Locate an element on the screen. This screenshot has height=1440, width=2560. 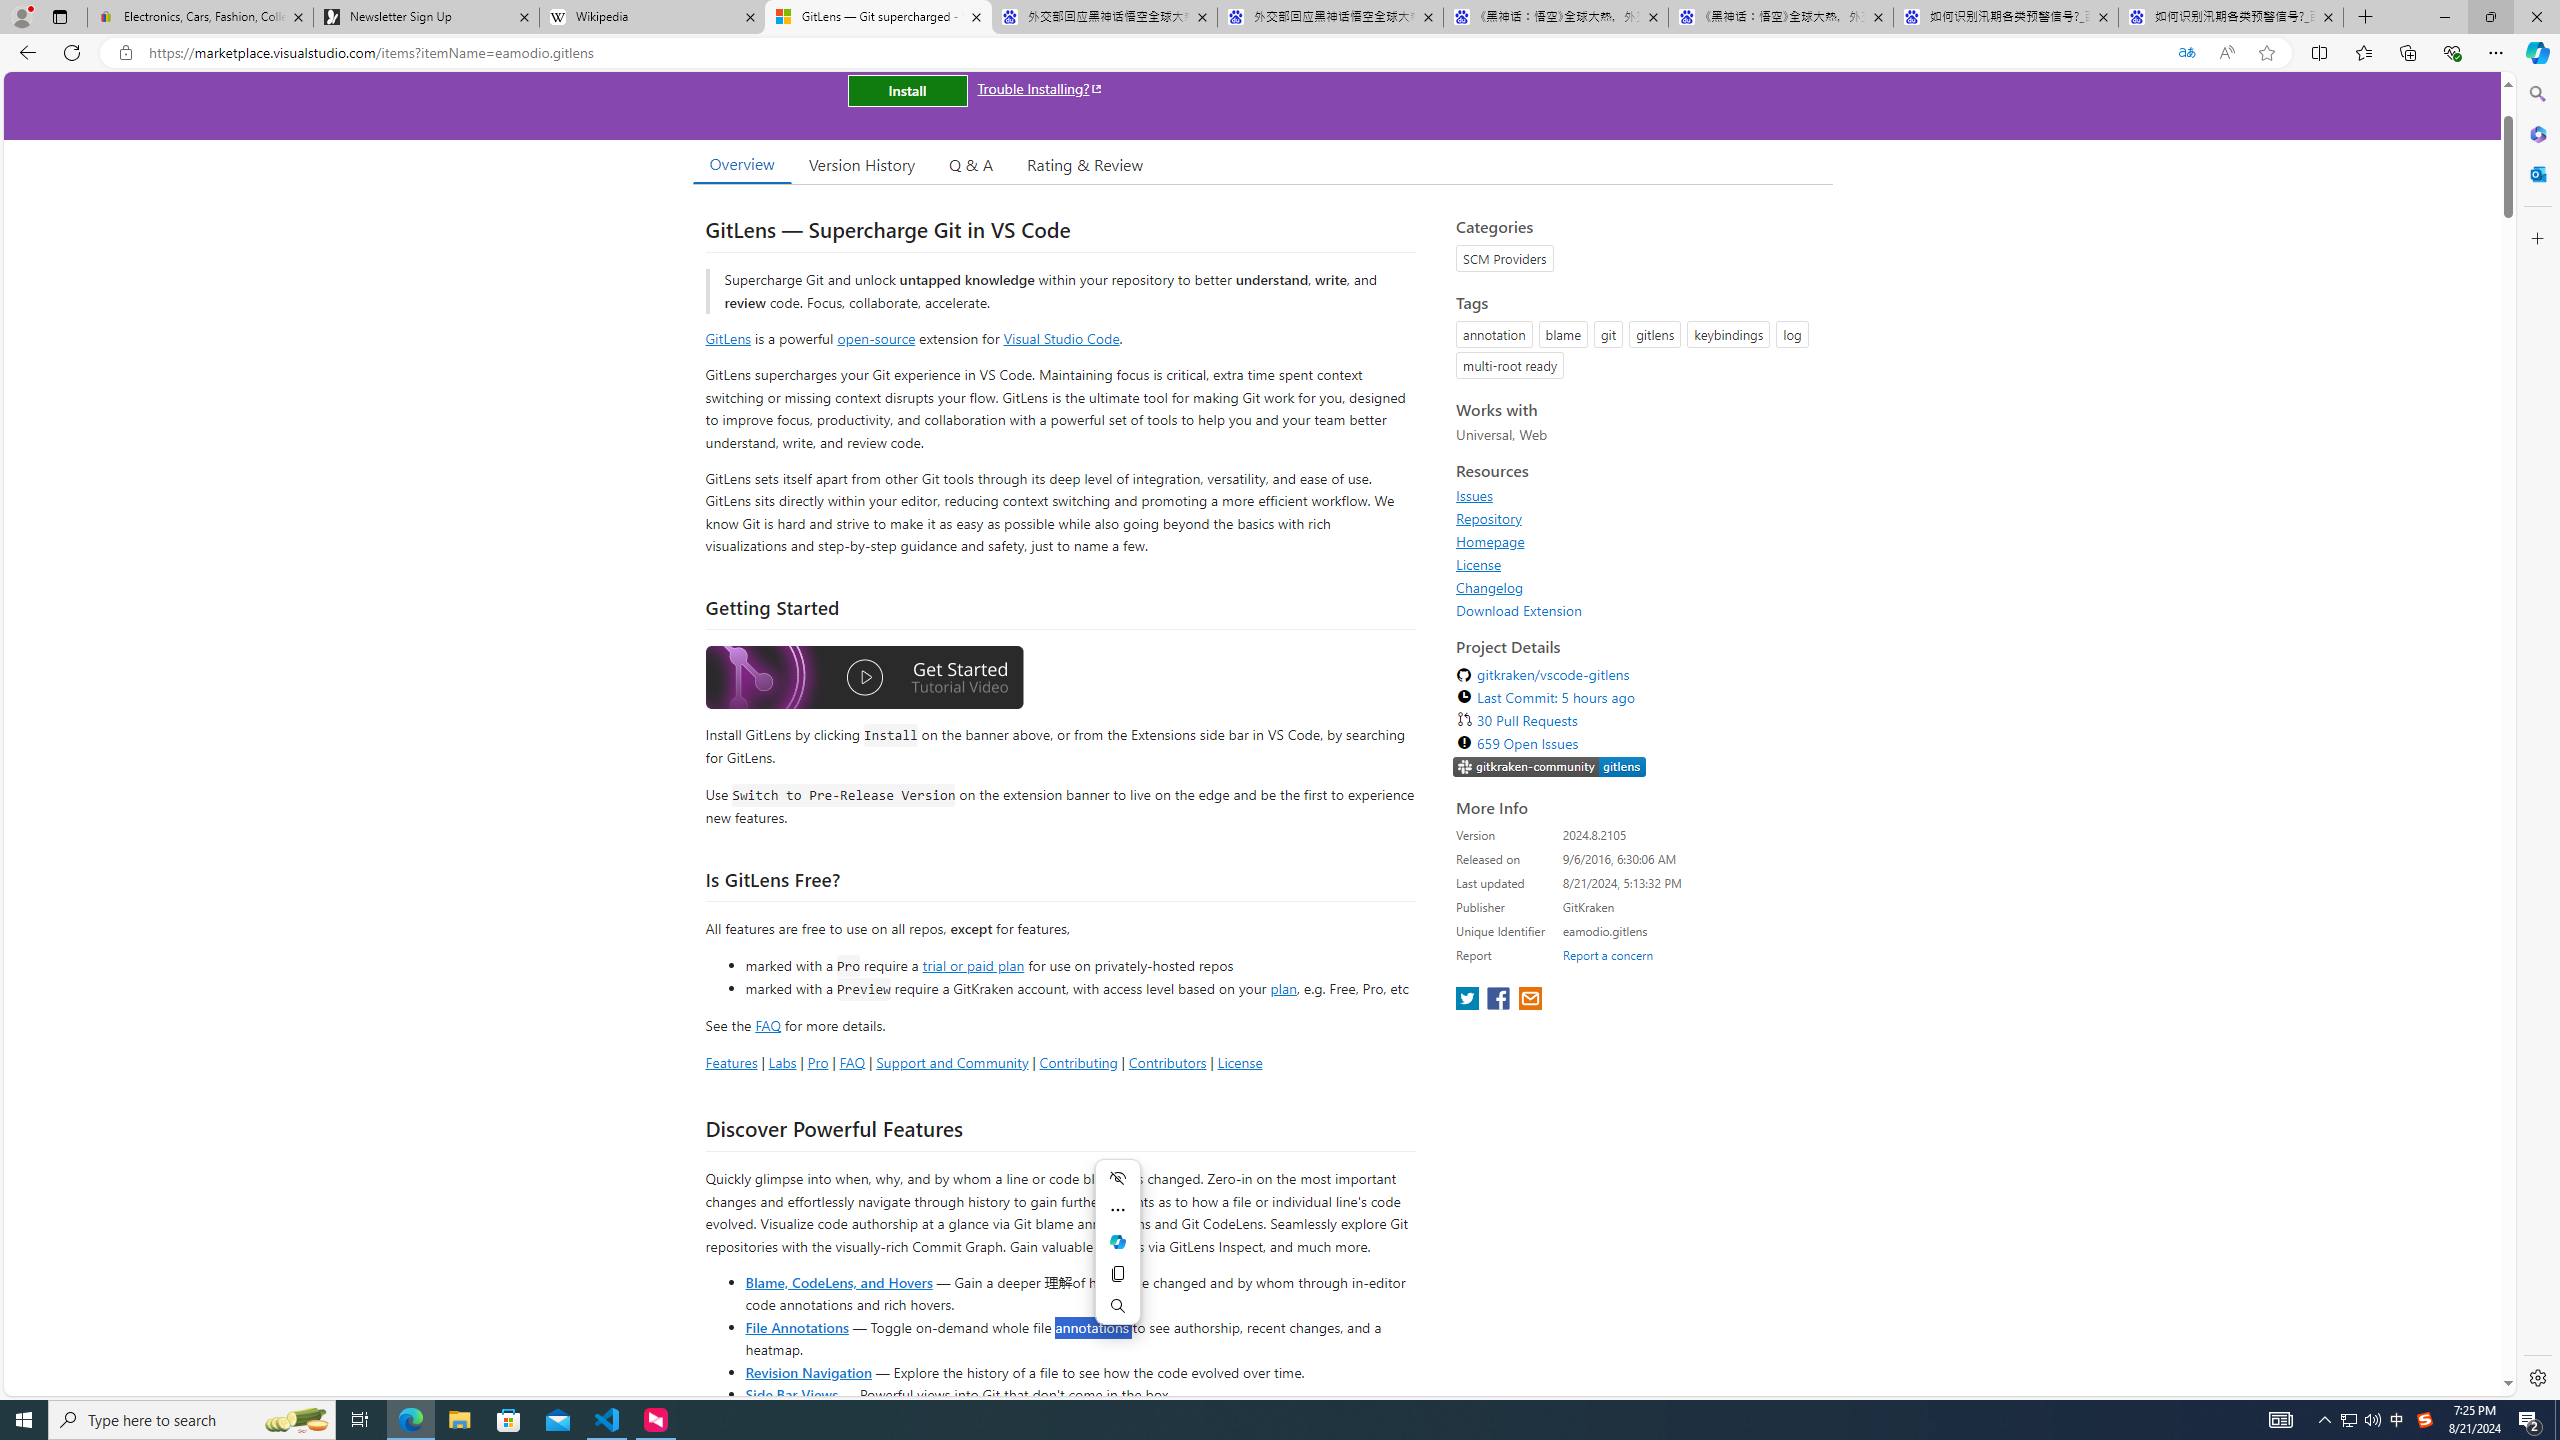
'Blame, CodeLens, and Hovers' is located at coordinates (837, 1280).